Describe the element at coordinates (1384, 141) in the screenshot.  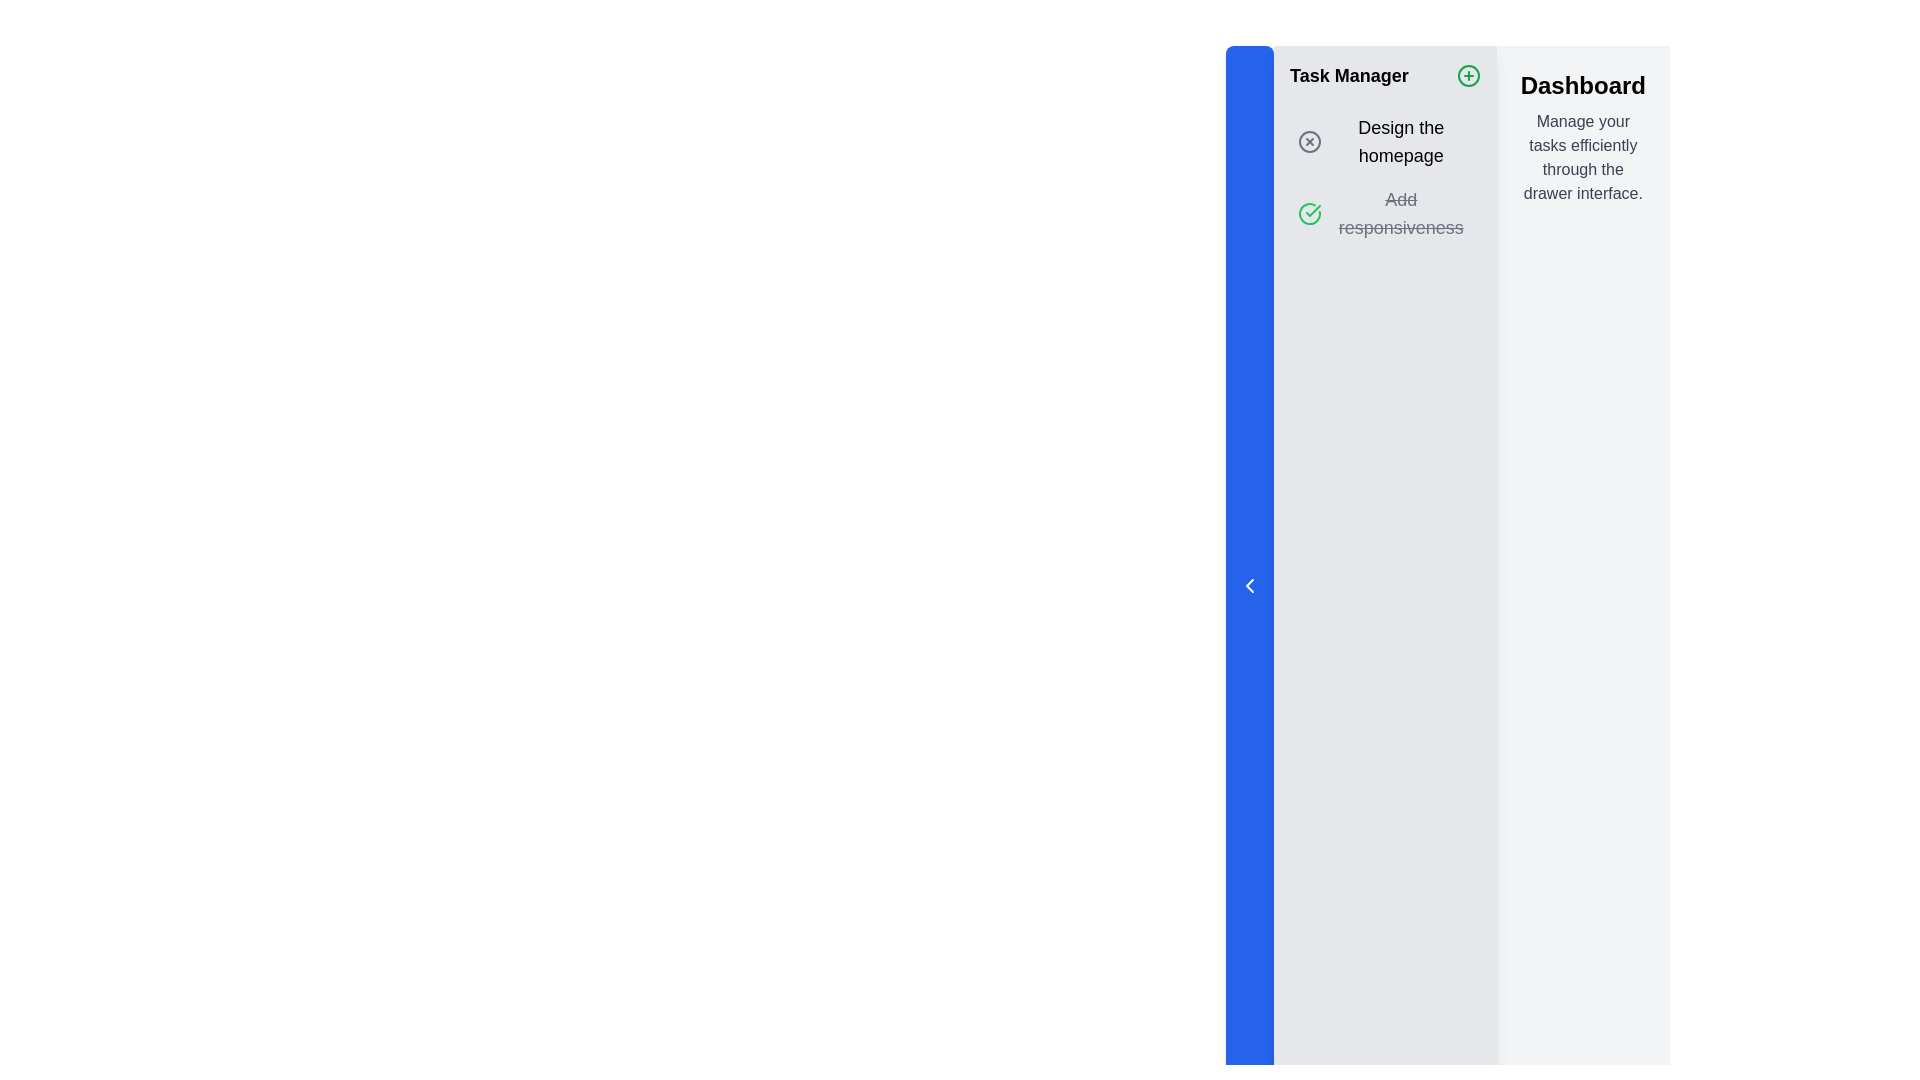
I see `the task item labeled 'Design the homepage' in the 'Task Manager' section` at that location.